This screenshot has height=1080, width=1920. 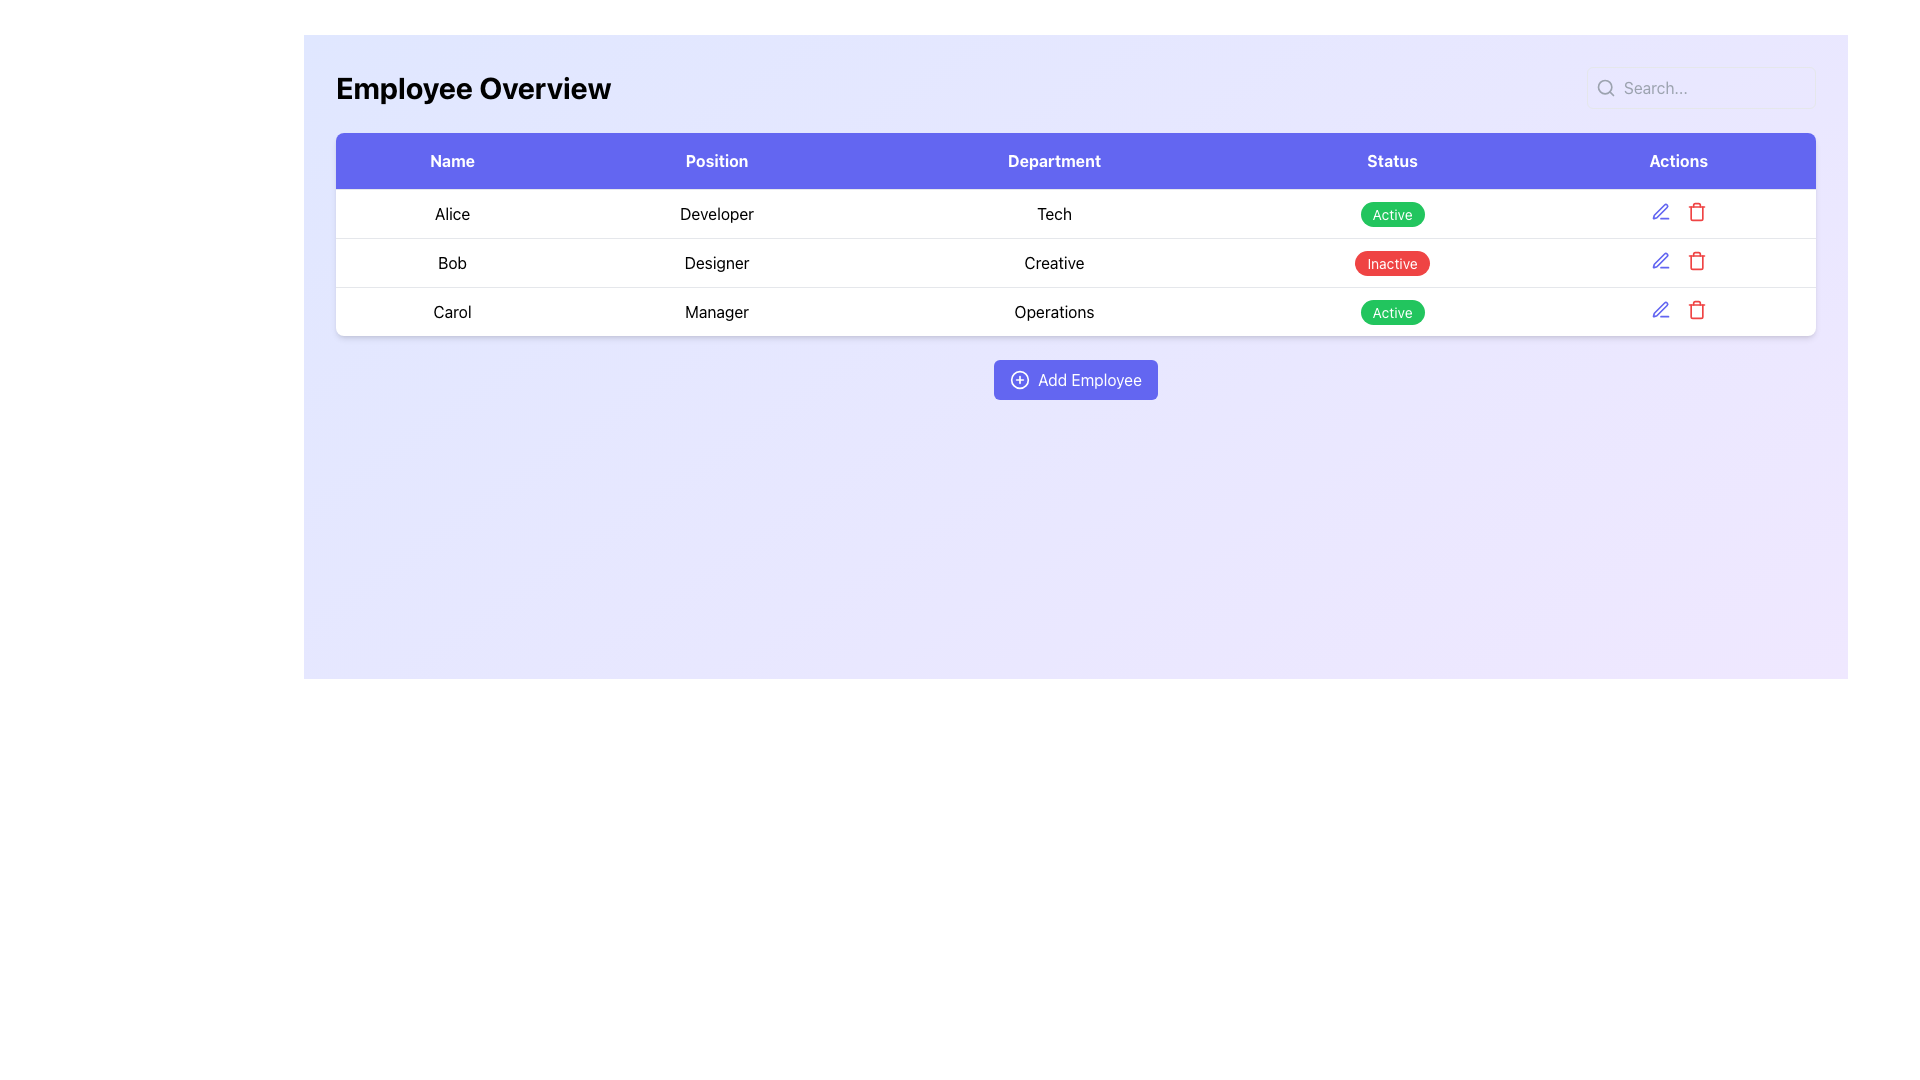 What do you see at coordinates (1678, 212) in the screenshot?
I see `the edit icon in the 'Actions' column of the first row of the table associated with 'Alice'` at bounding box center [1678, 212].